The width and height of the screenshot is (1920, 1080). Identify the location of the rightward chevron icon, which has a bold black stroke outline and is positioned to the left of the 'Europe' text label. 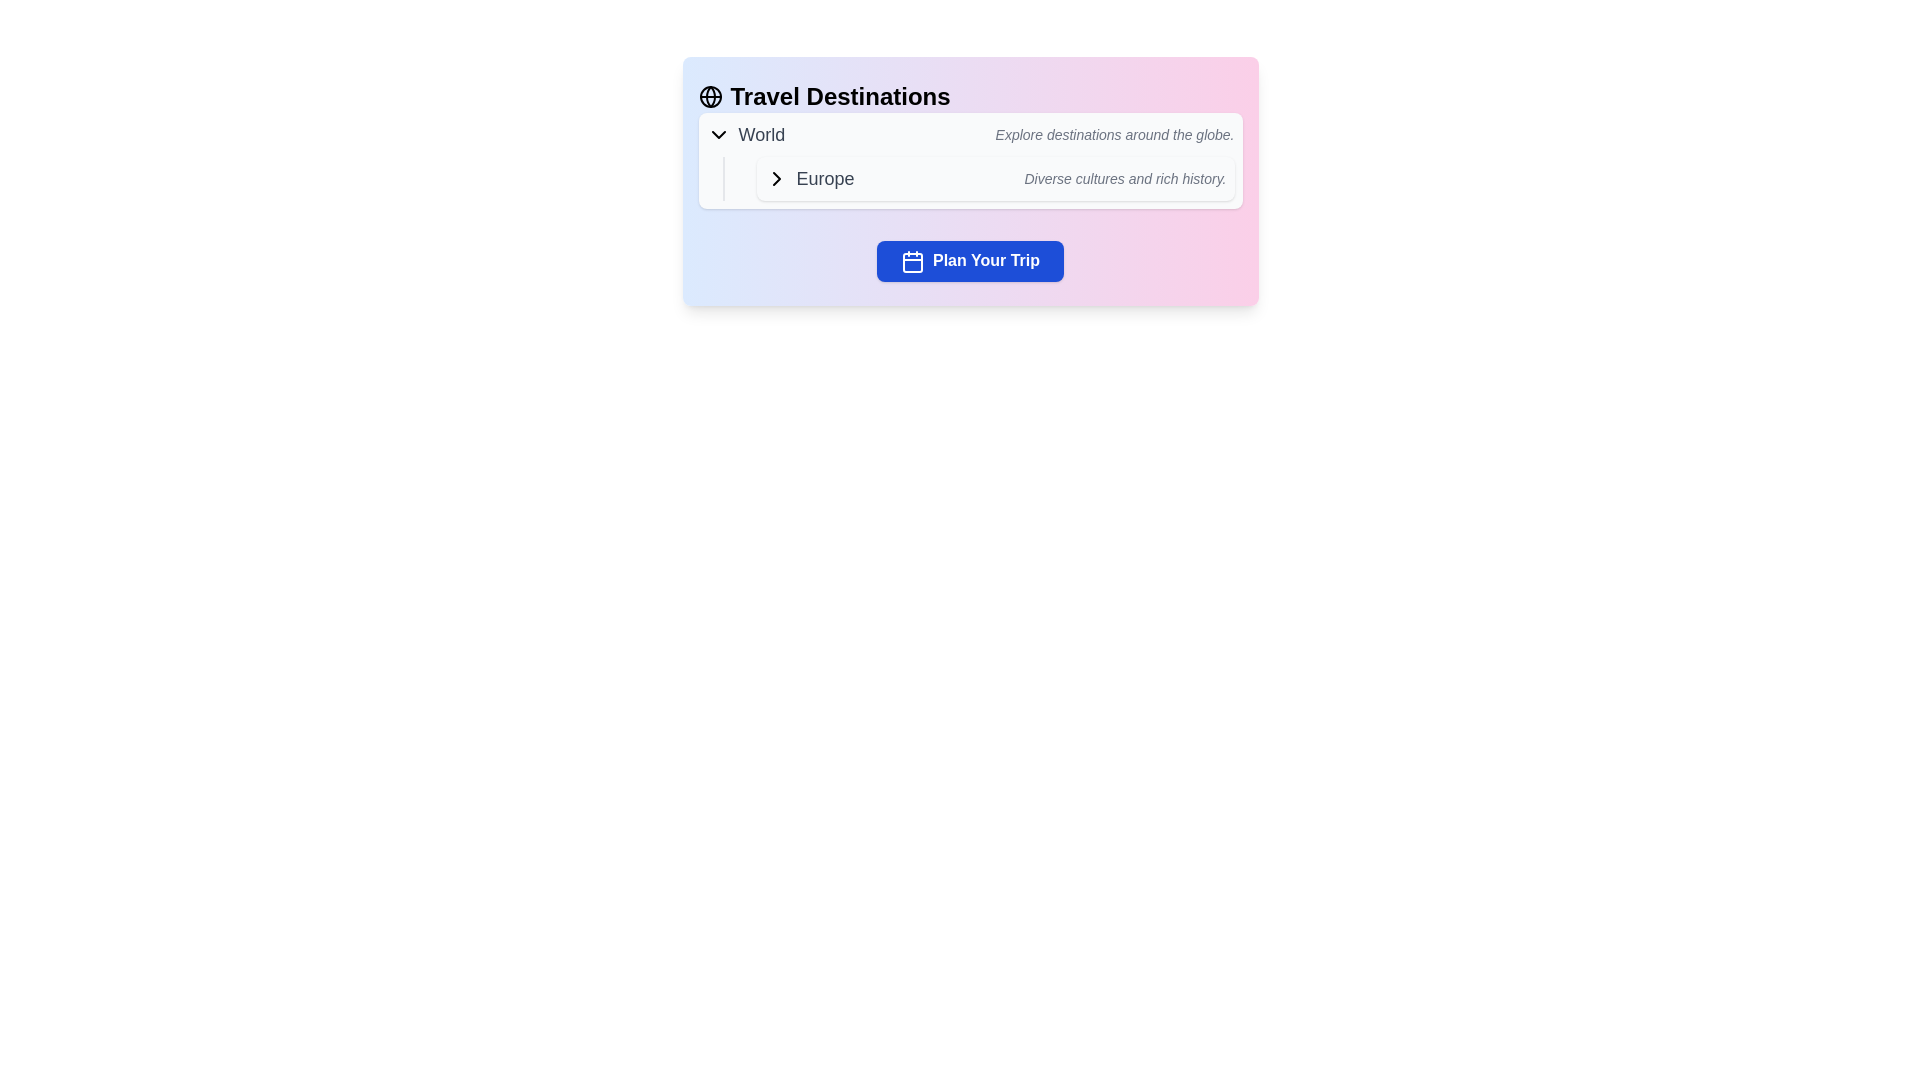
(775, 177).